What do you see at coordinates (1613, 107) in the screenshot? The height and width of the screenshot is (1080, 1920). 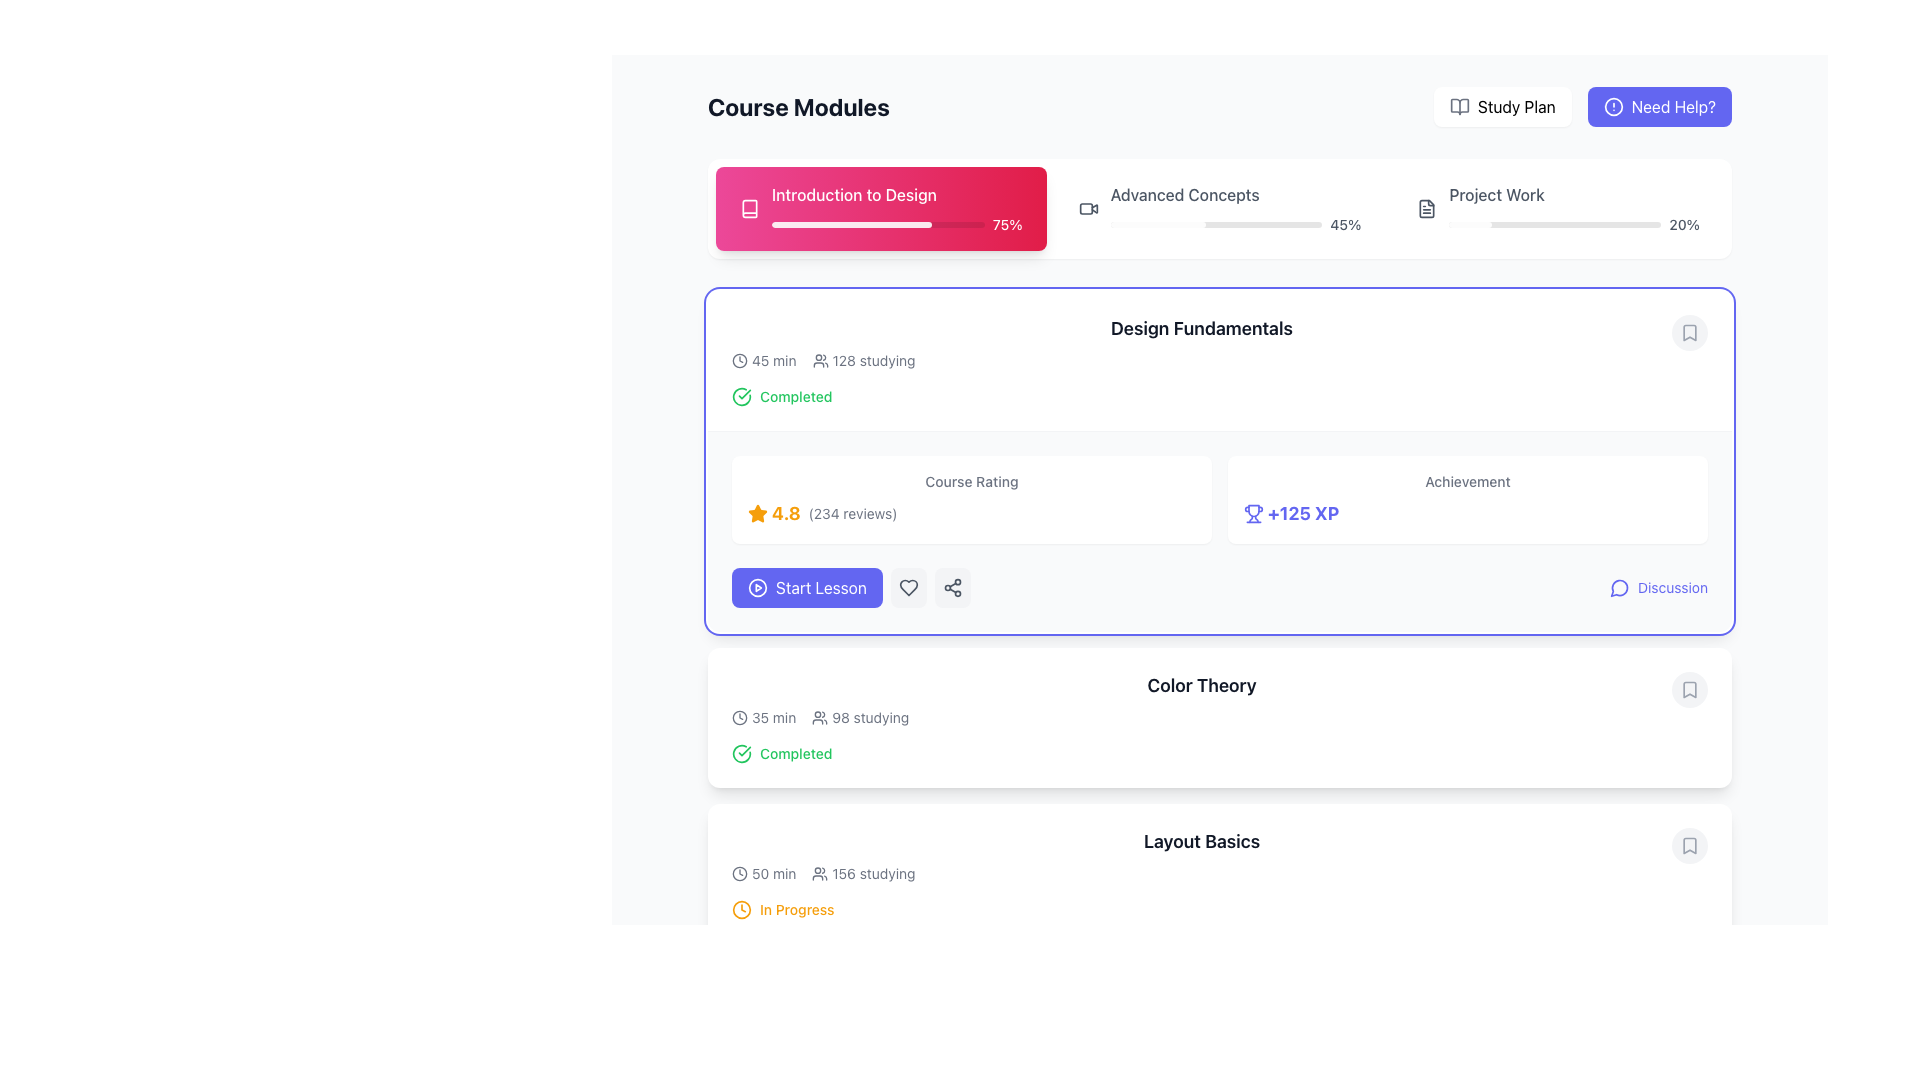 I see `the 'Need Help?' button containing the circular alert icon located at the top-right corner of the interface` at bounding box center [1613, 107].